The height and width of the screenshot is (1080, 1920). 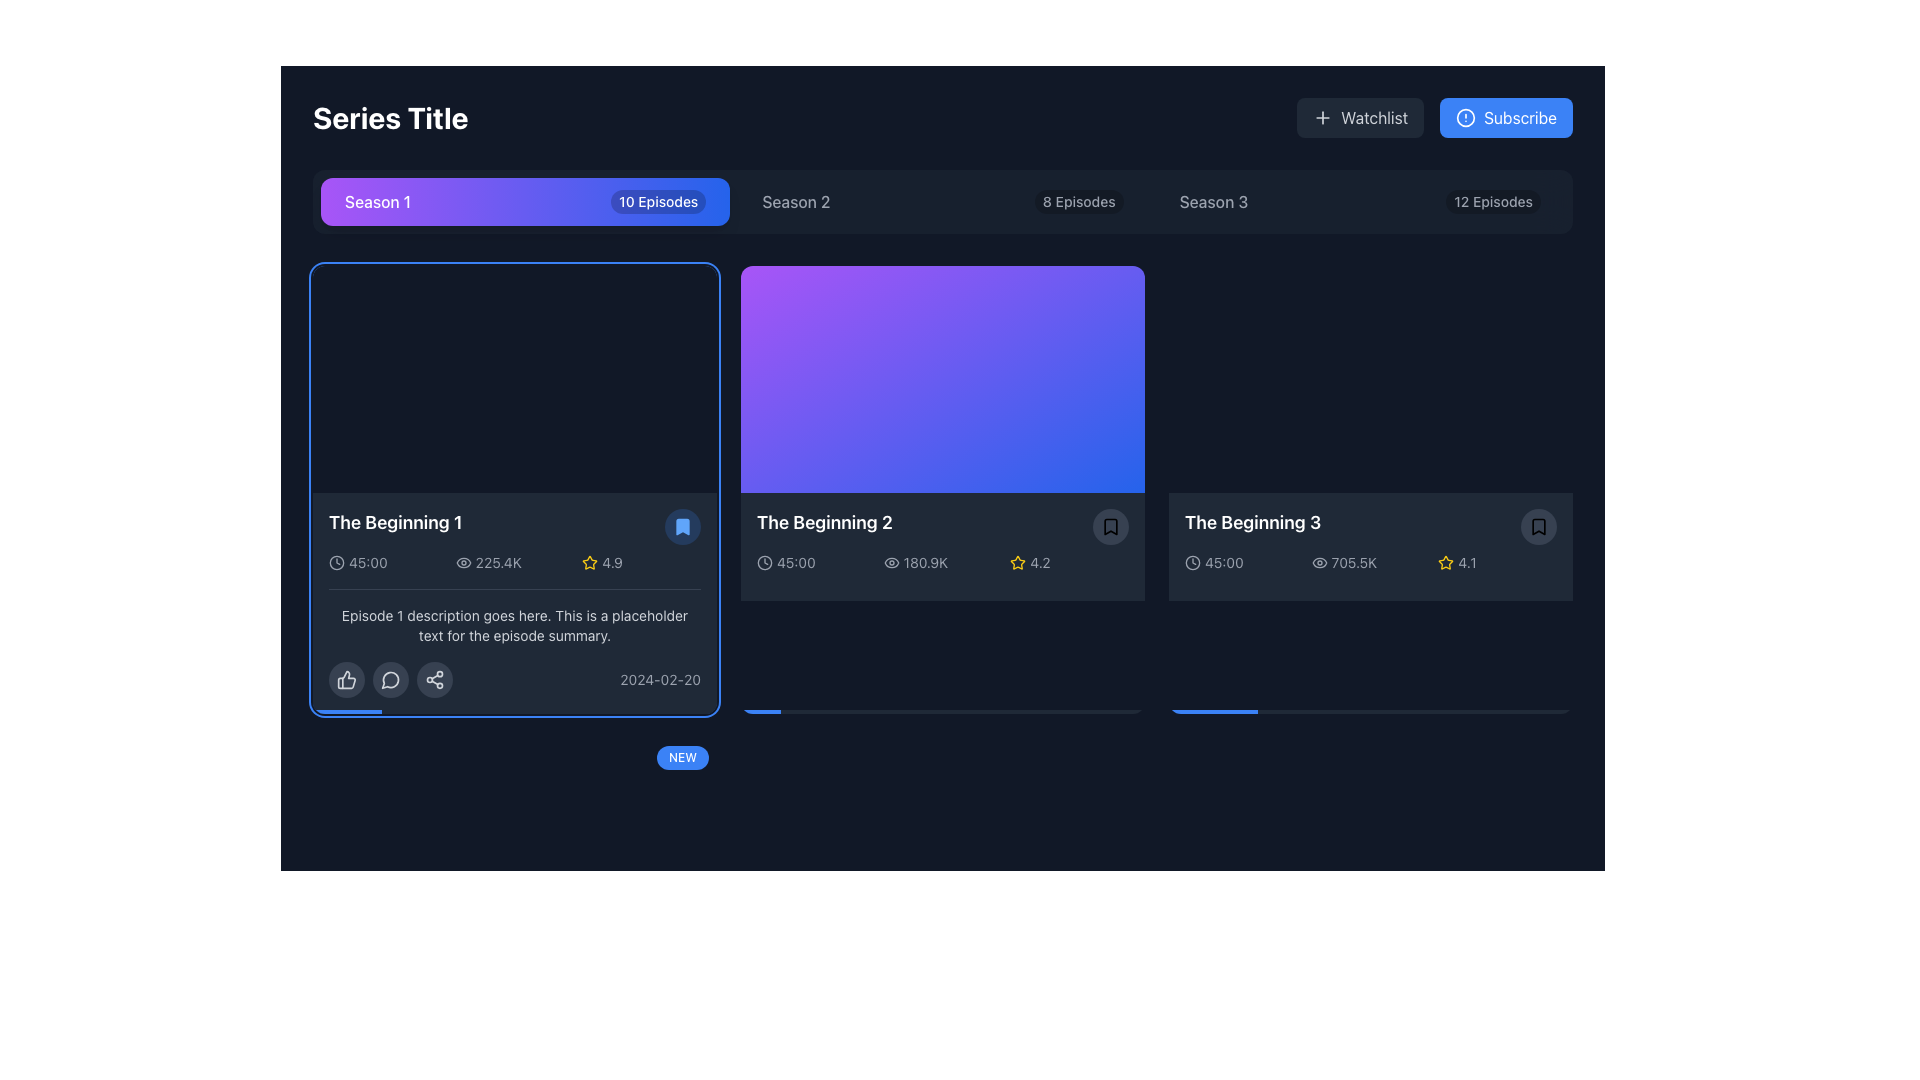 I want to click on the circular blue button with a bookmark icon inside, which is located to the right of the 'The Beginning 1' text at the top-right corner of the episode card, so click(x=682, y=526).